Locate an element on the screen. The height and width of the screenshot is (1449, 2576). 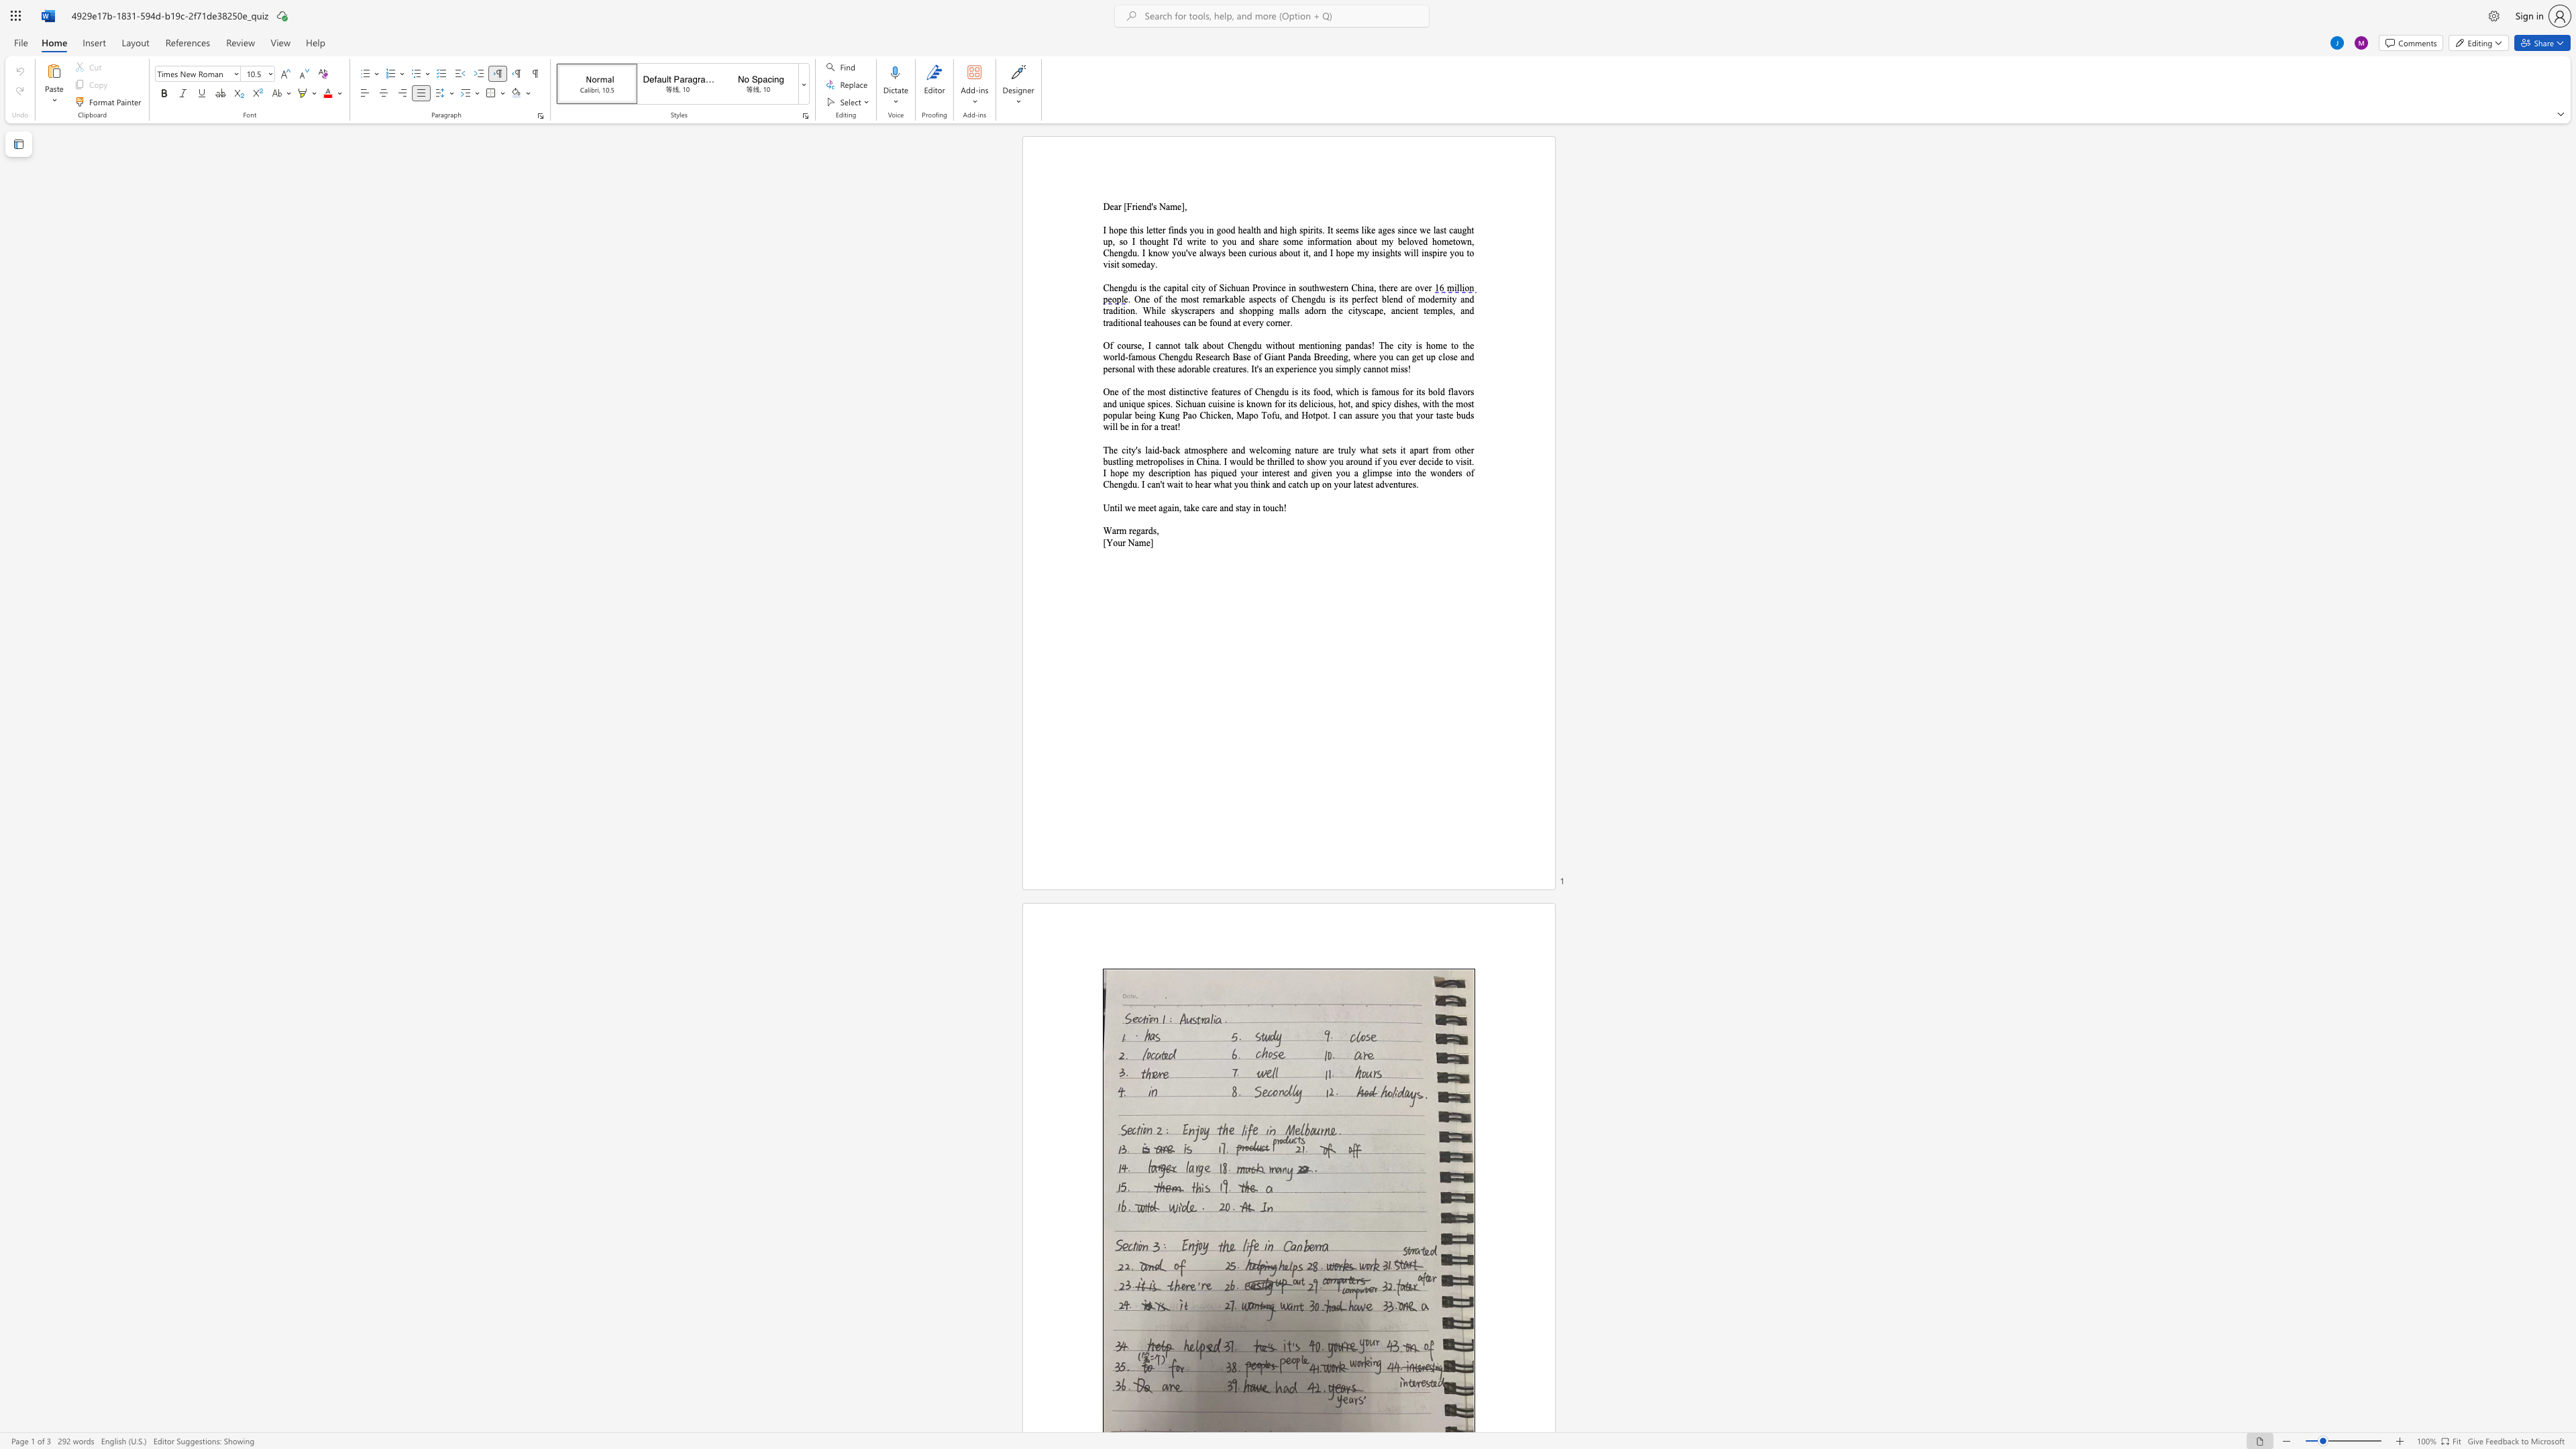
the subset text "ormation about my beloved hometow" within the text "write to you and share some information about my beloved hometown, Chengdu. I know" is located at coordinates (1318, 241).